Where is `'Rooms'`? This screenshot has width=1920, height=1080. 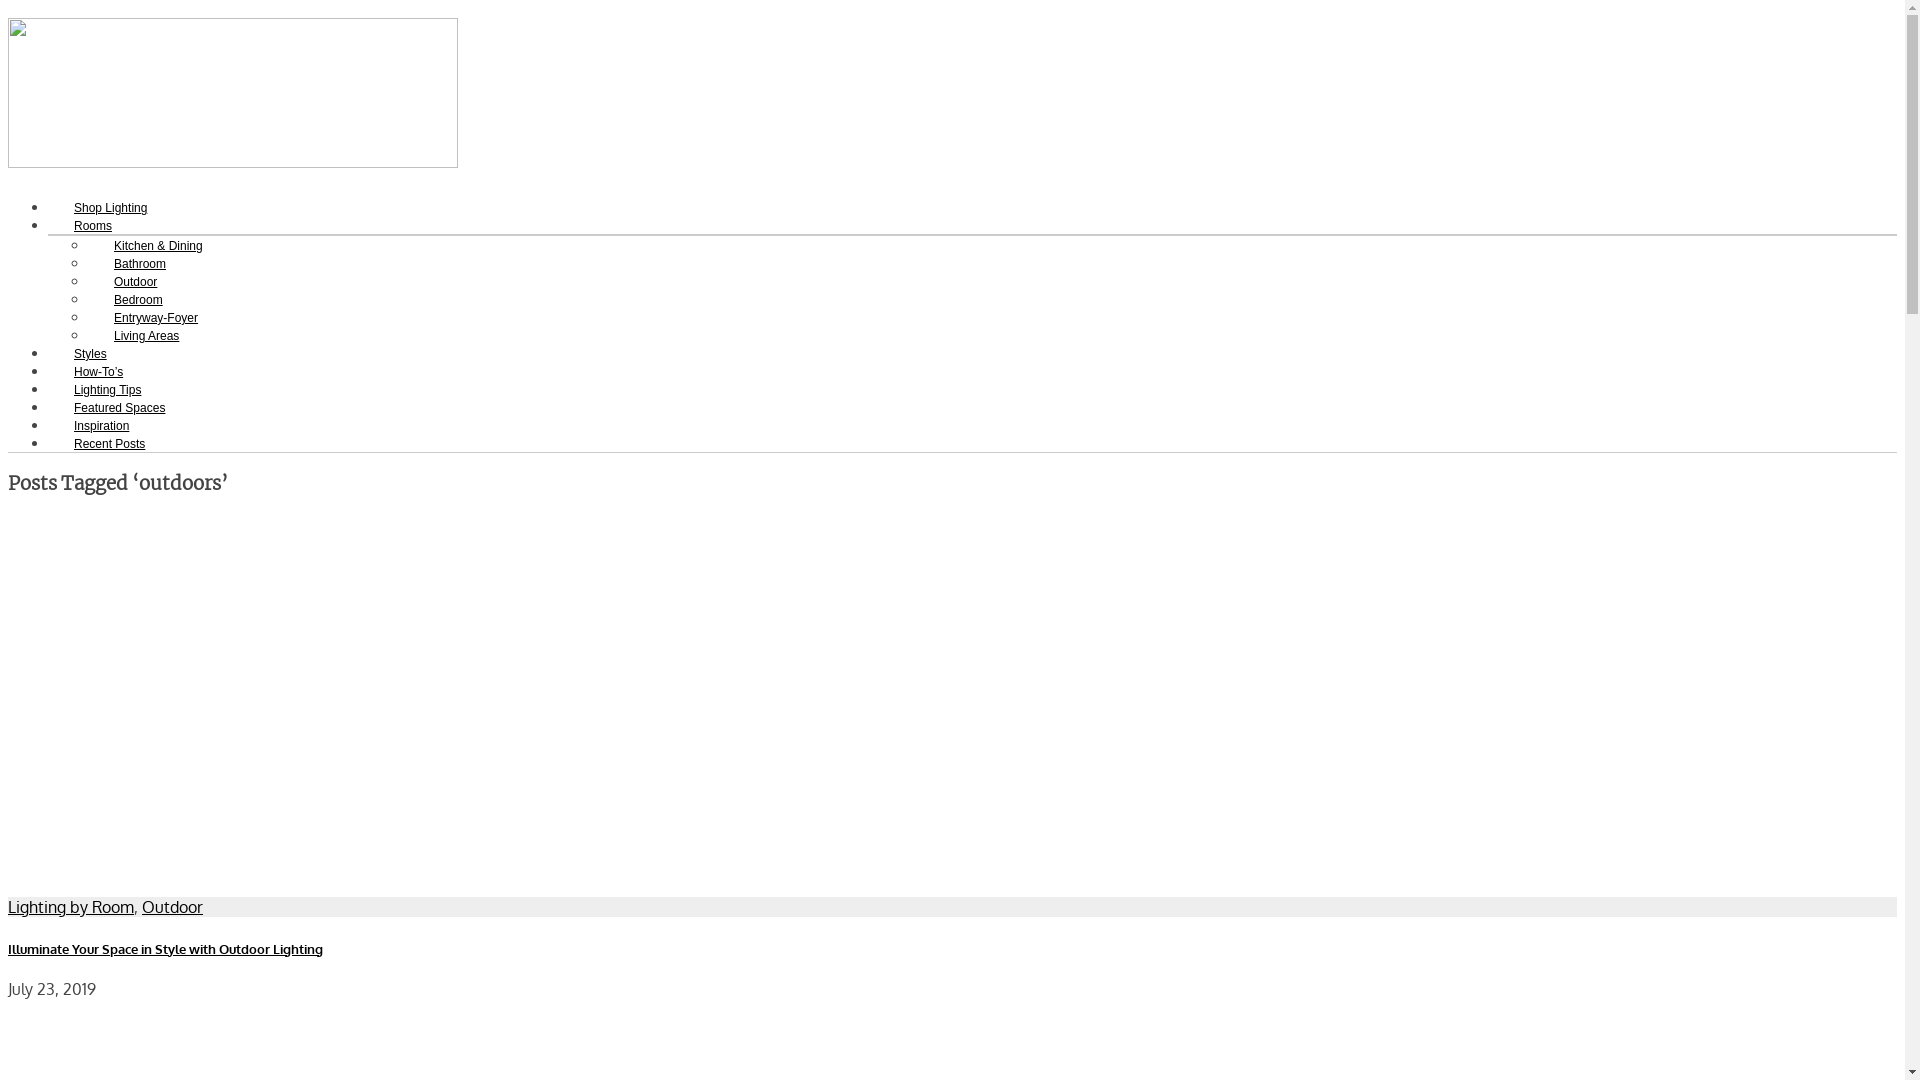
'Rooms' is located at coordinates (91, 225).